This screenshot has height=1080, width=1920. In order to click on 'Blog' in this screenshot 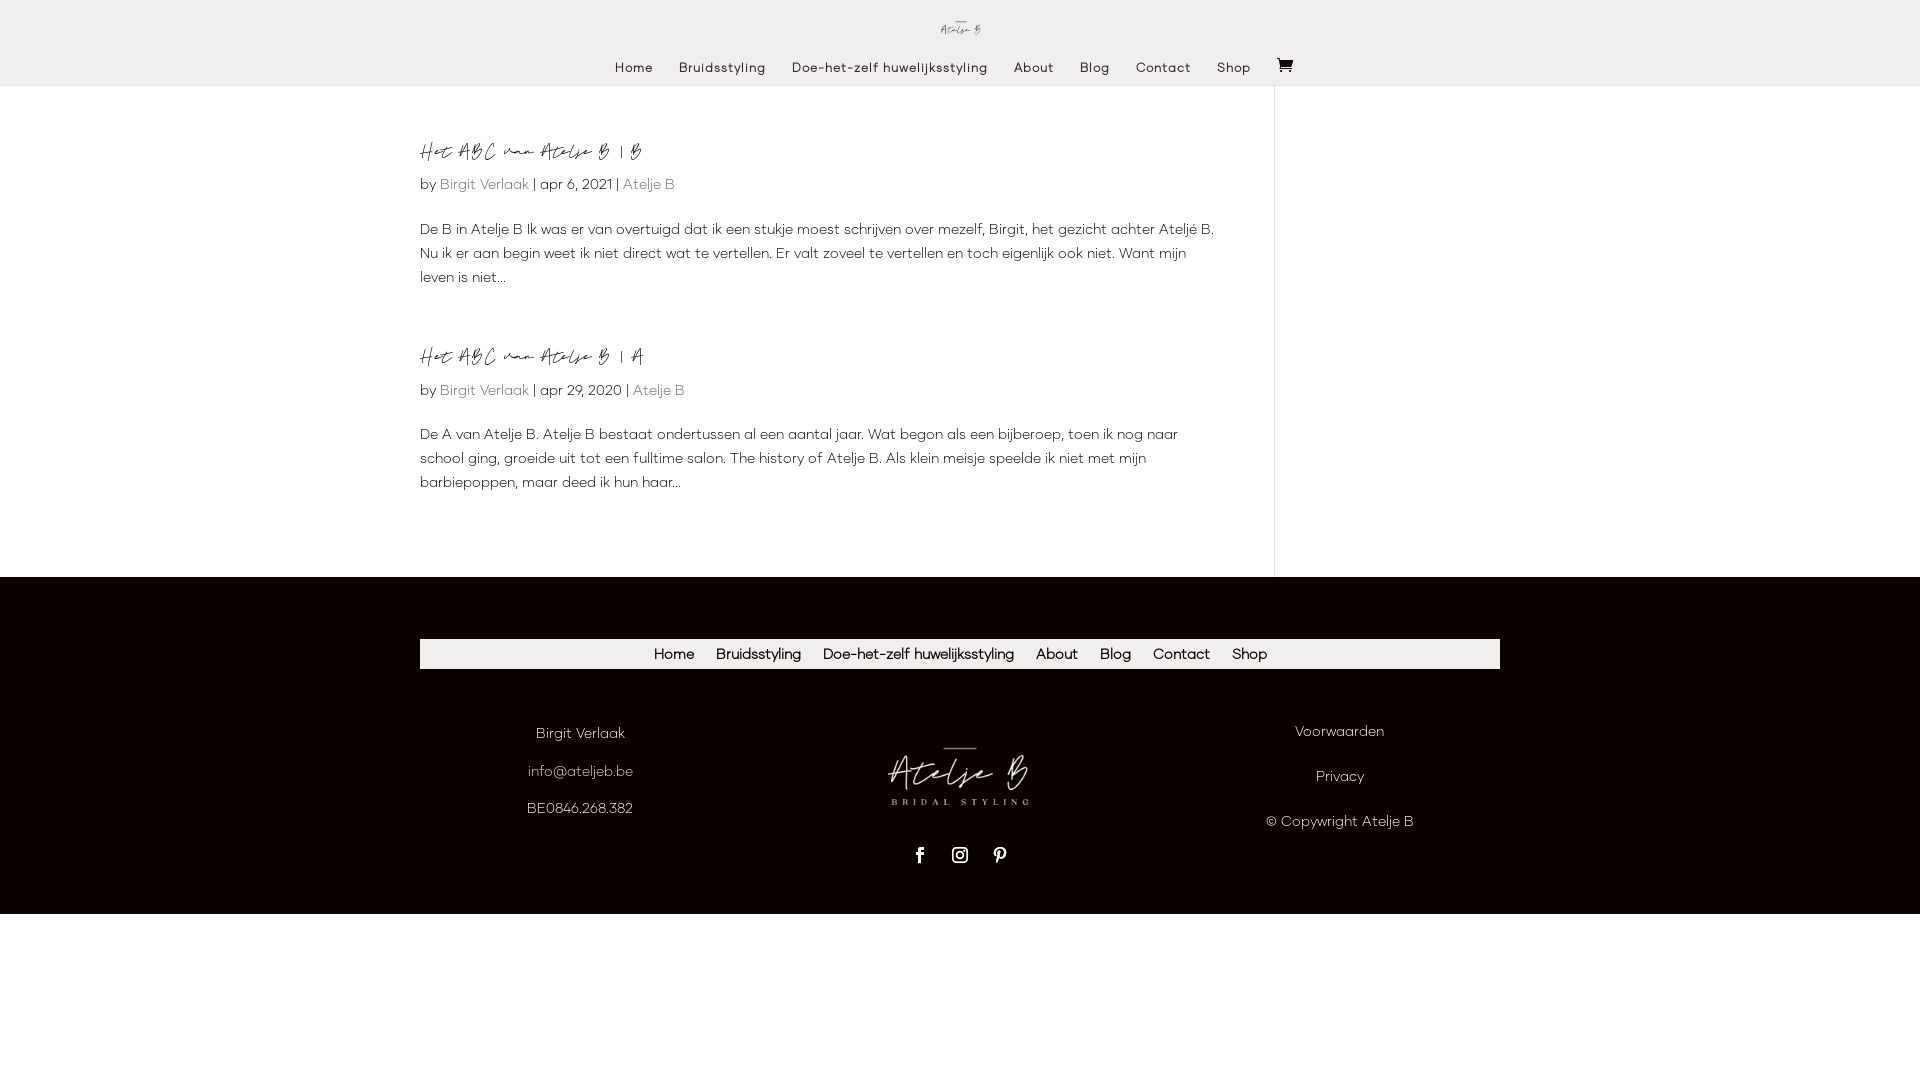, I will do `click(1093, 72)`.